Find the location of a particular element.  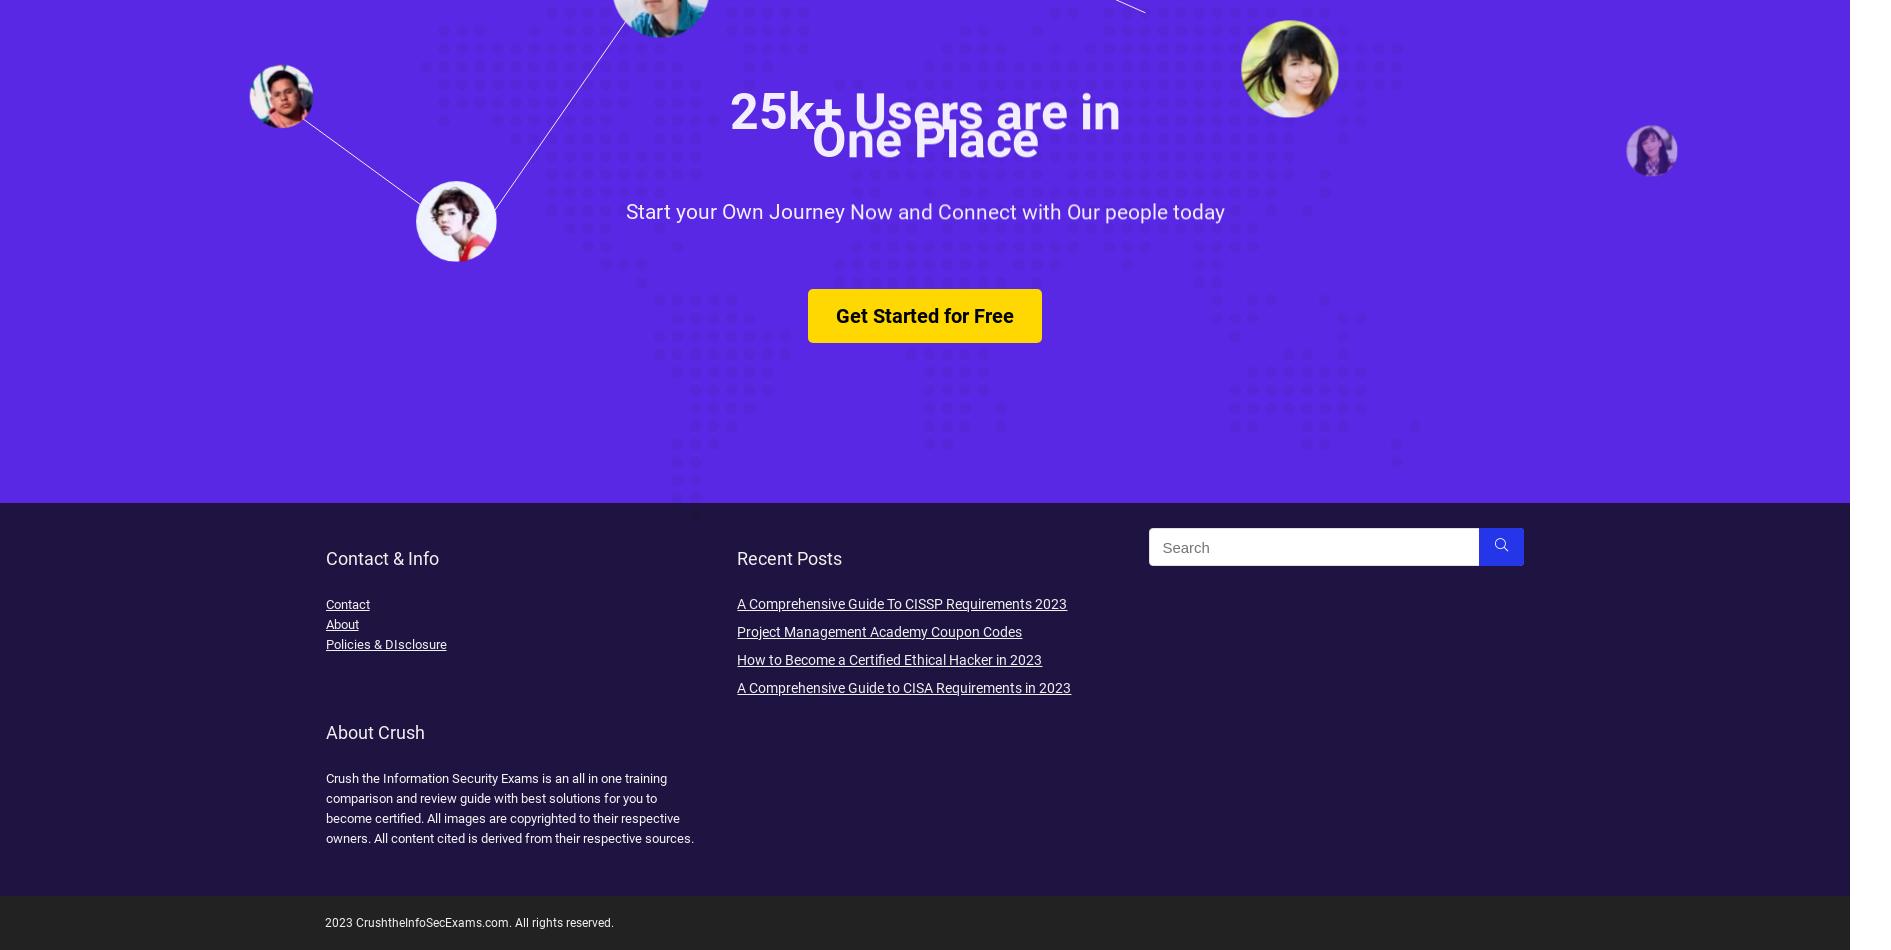

'Crush the Information Security Exams is an all in one training comparison and review guide with best solutions for you to become certified. All images are copyrighted to their respective owners. All content cited is derived from their respective sources.' is located at coordinates (509, 807).